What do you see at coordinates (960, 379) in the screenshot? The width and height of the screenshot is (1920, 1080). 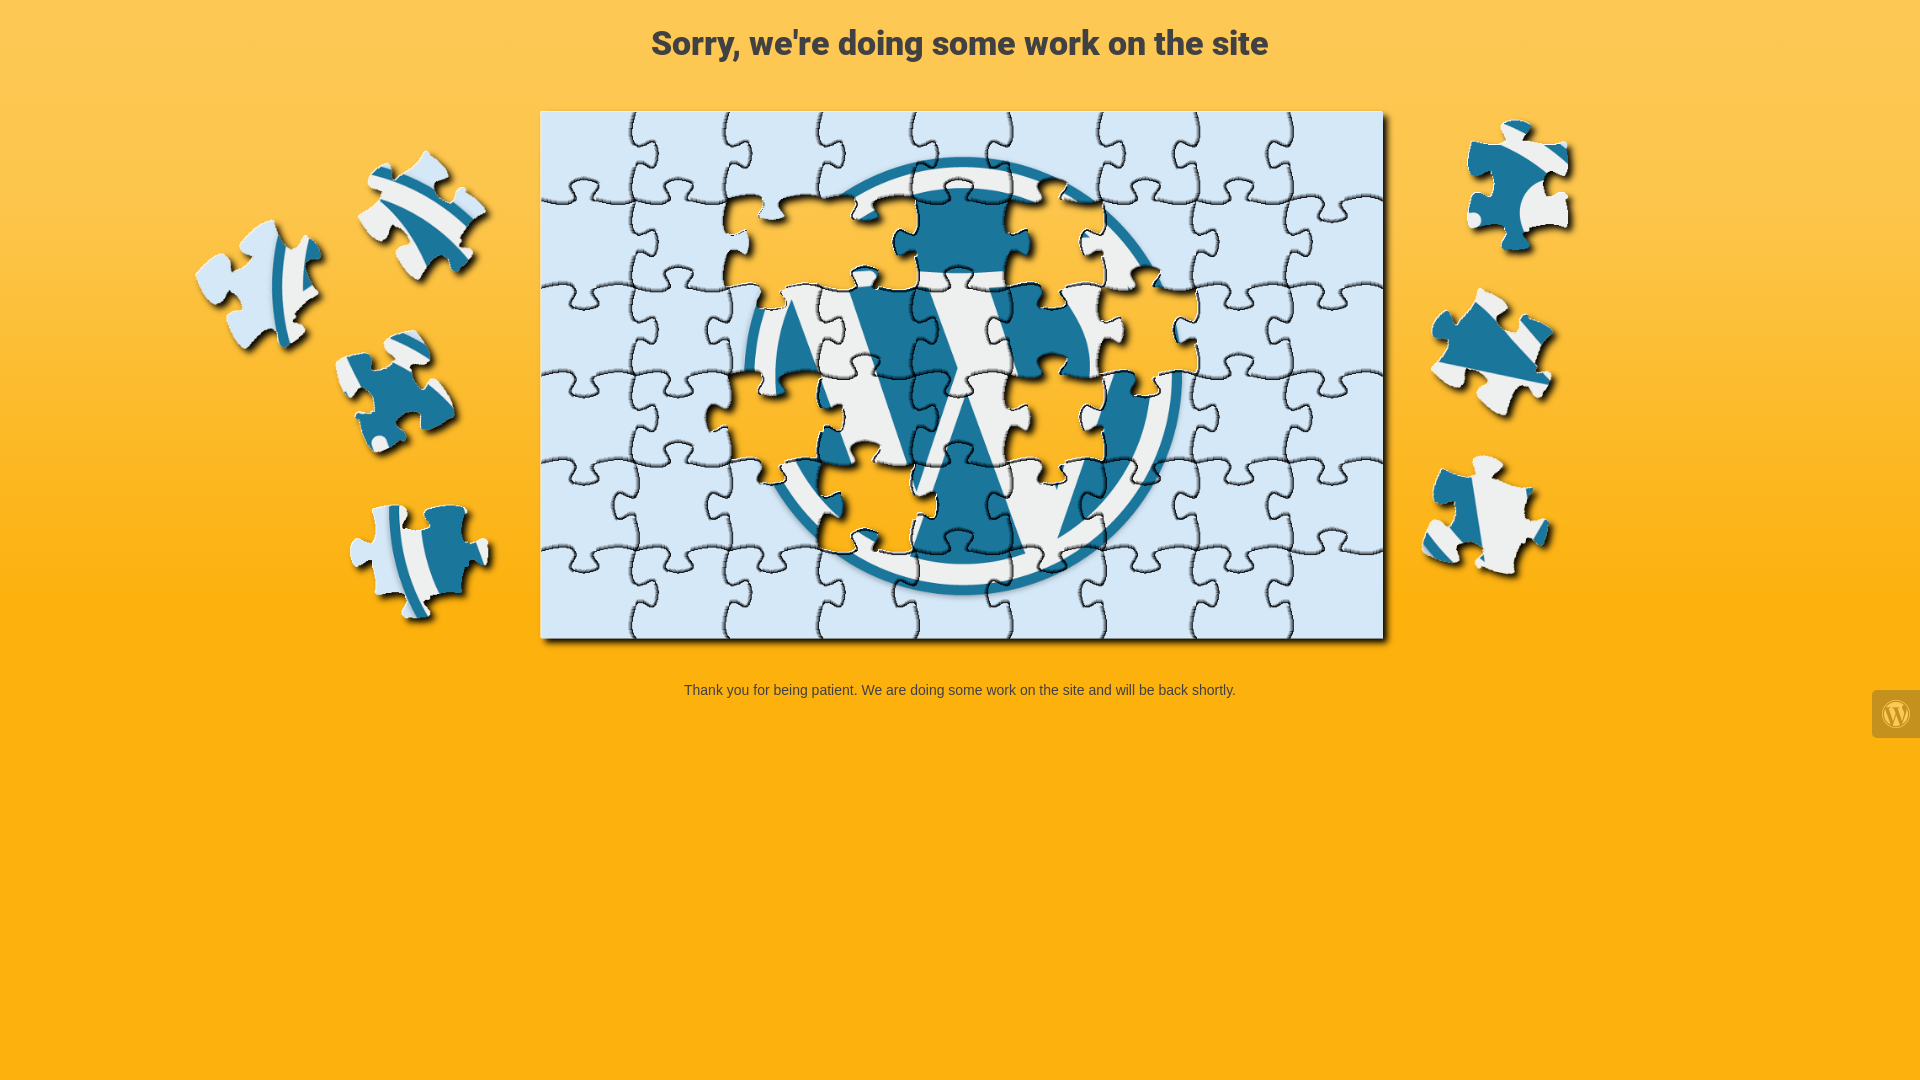 I see `'We're putting together a new site for you'` at bounding box center [960, 379].